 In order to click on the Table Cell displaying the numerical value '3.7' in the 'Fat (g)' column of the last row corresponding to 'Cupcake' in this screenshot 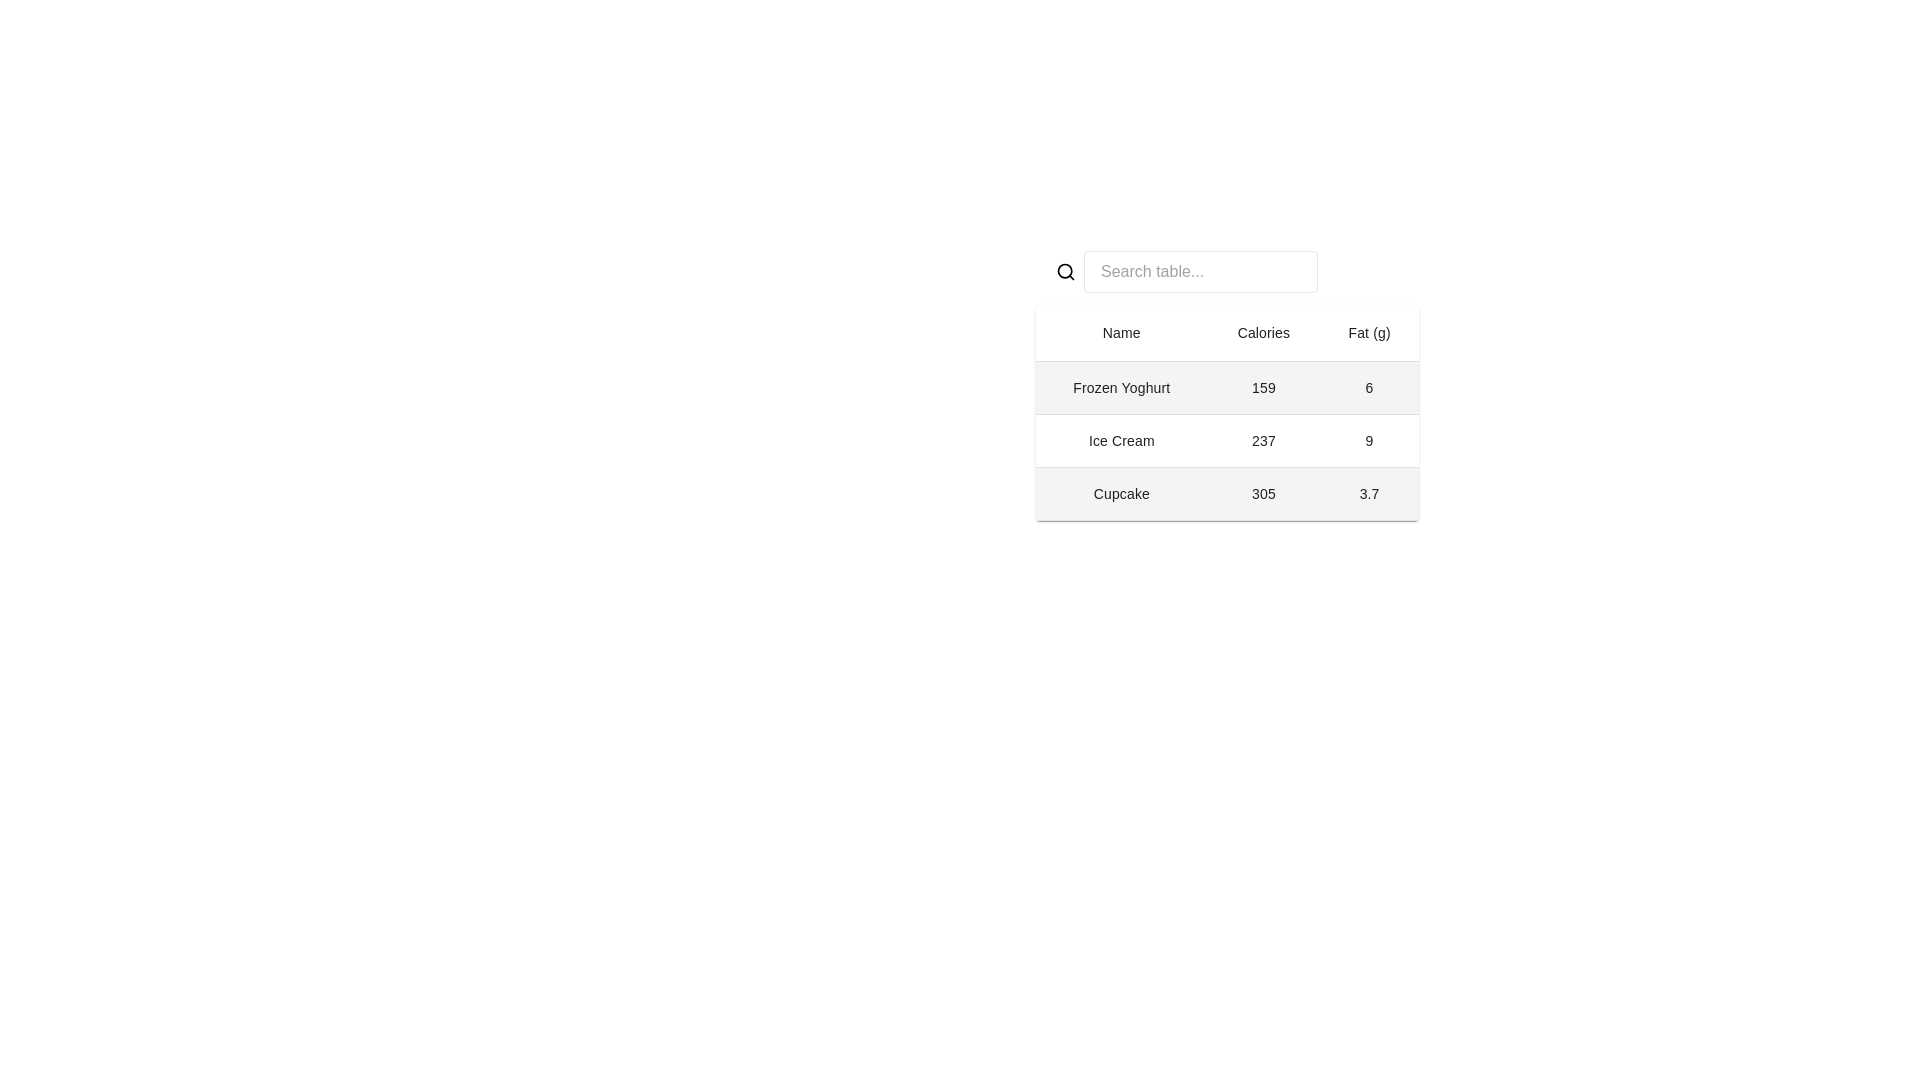, I will do `click(1368, 493)`.